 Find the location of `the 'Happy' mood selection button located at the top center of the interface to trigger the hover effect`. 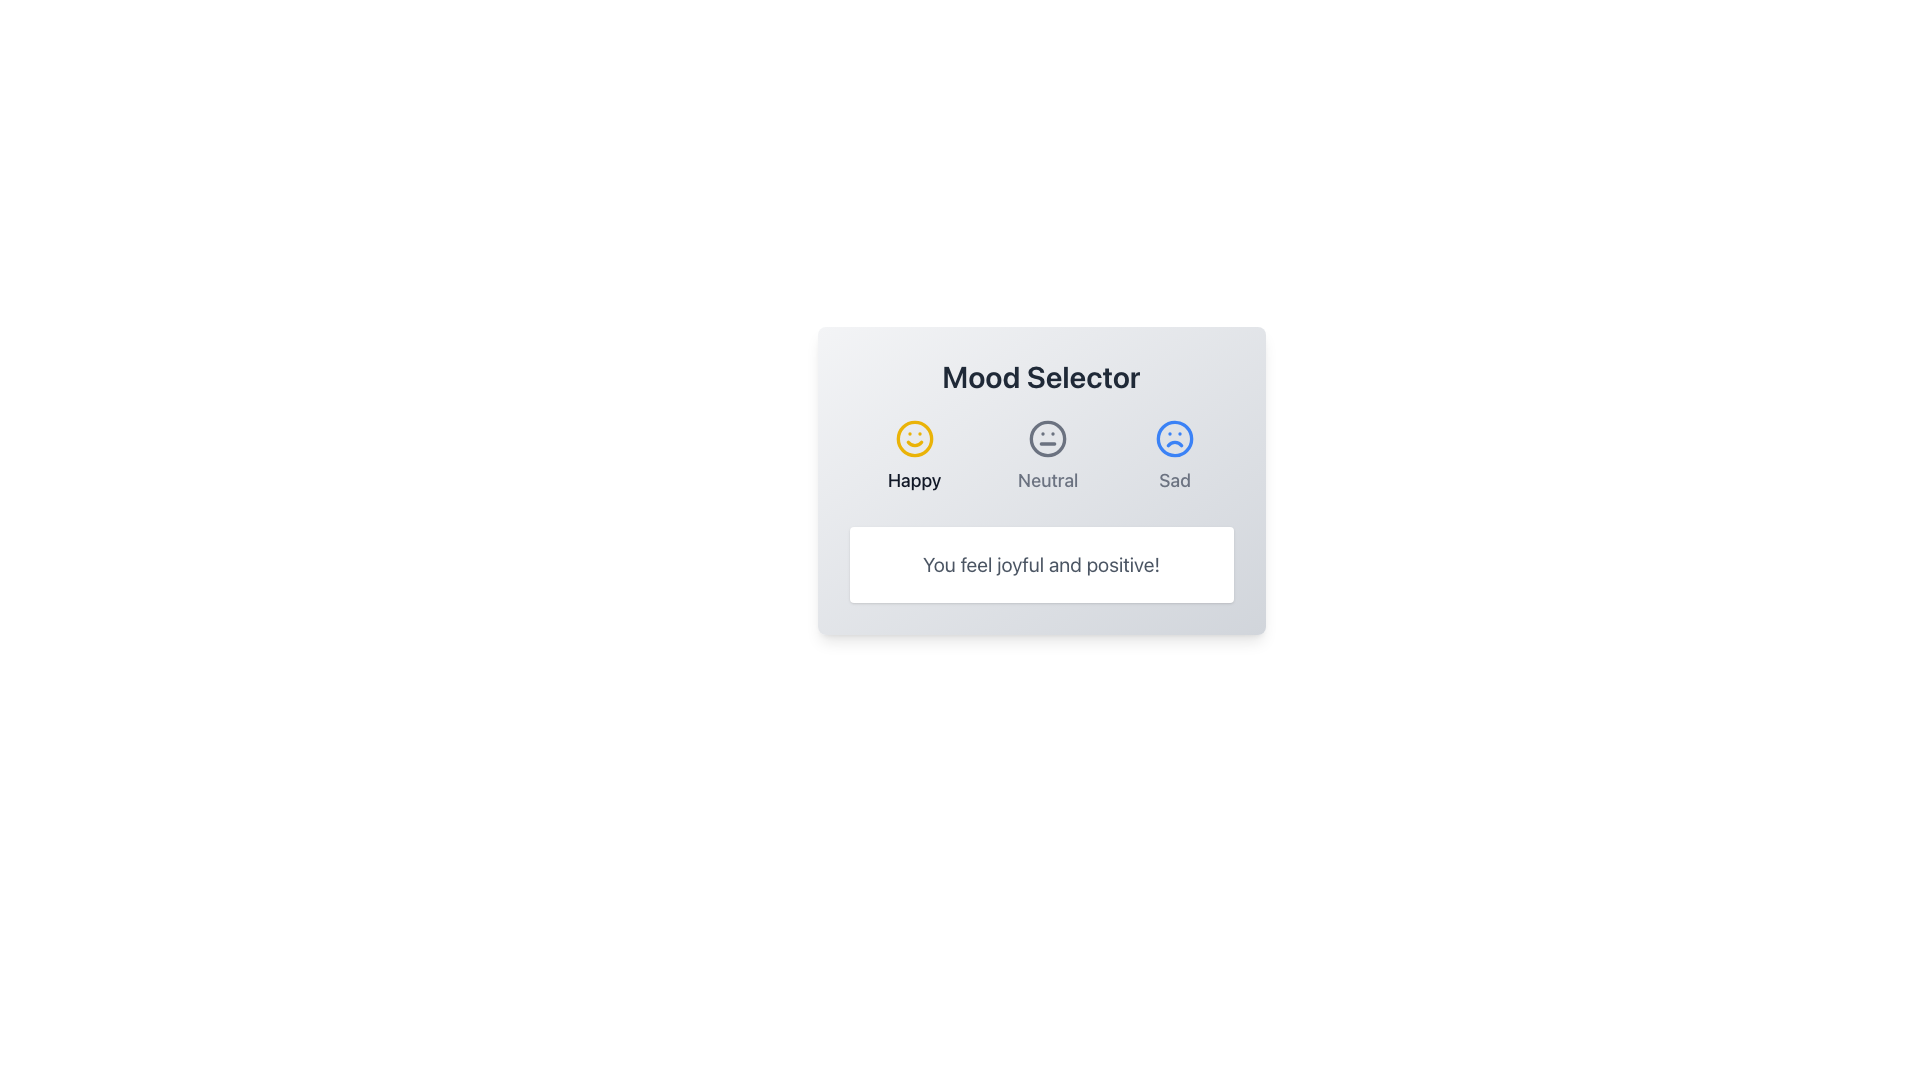

the 'Happy' mood selection button located at the top center of the interface to trigger the hover effect is located at coordinates (913, 456).